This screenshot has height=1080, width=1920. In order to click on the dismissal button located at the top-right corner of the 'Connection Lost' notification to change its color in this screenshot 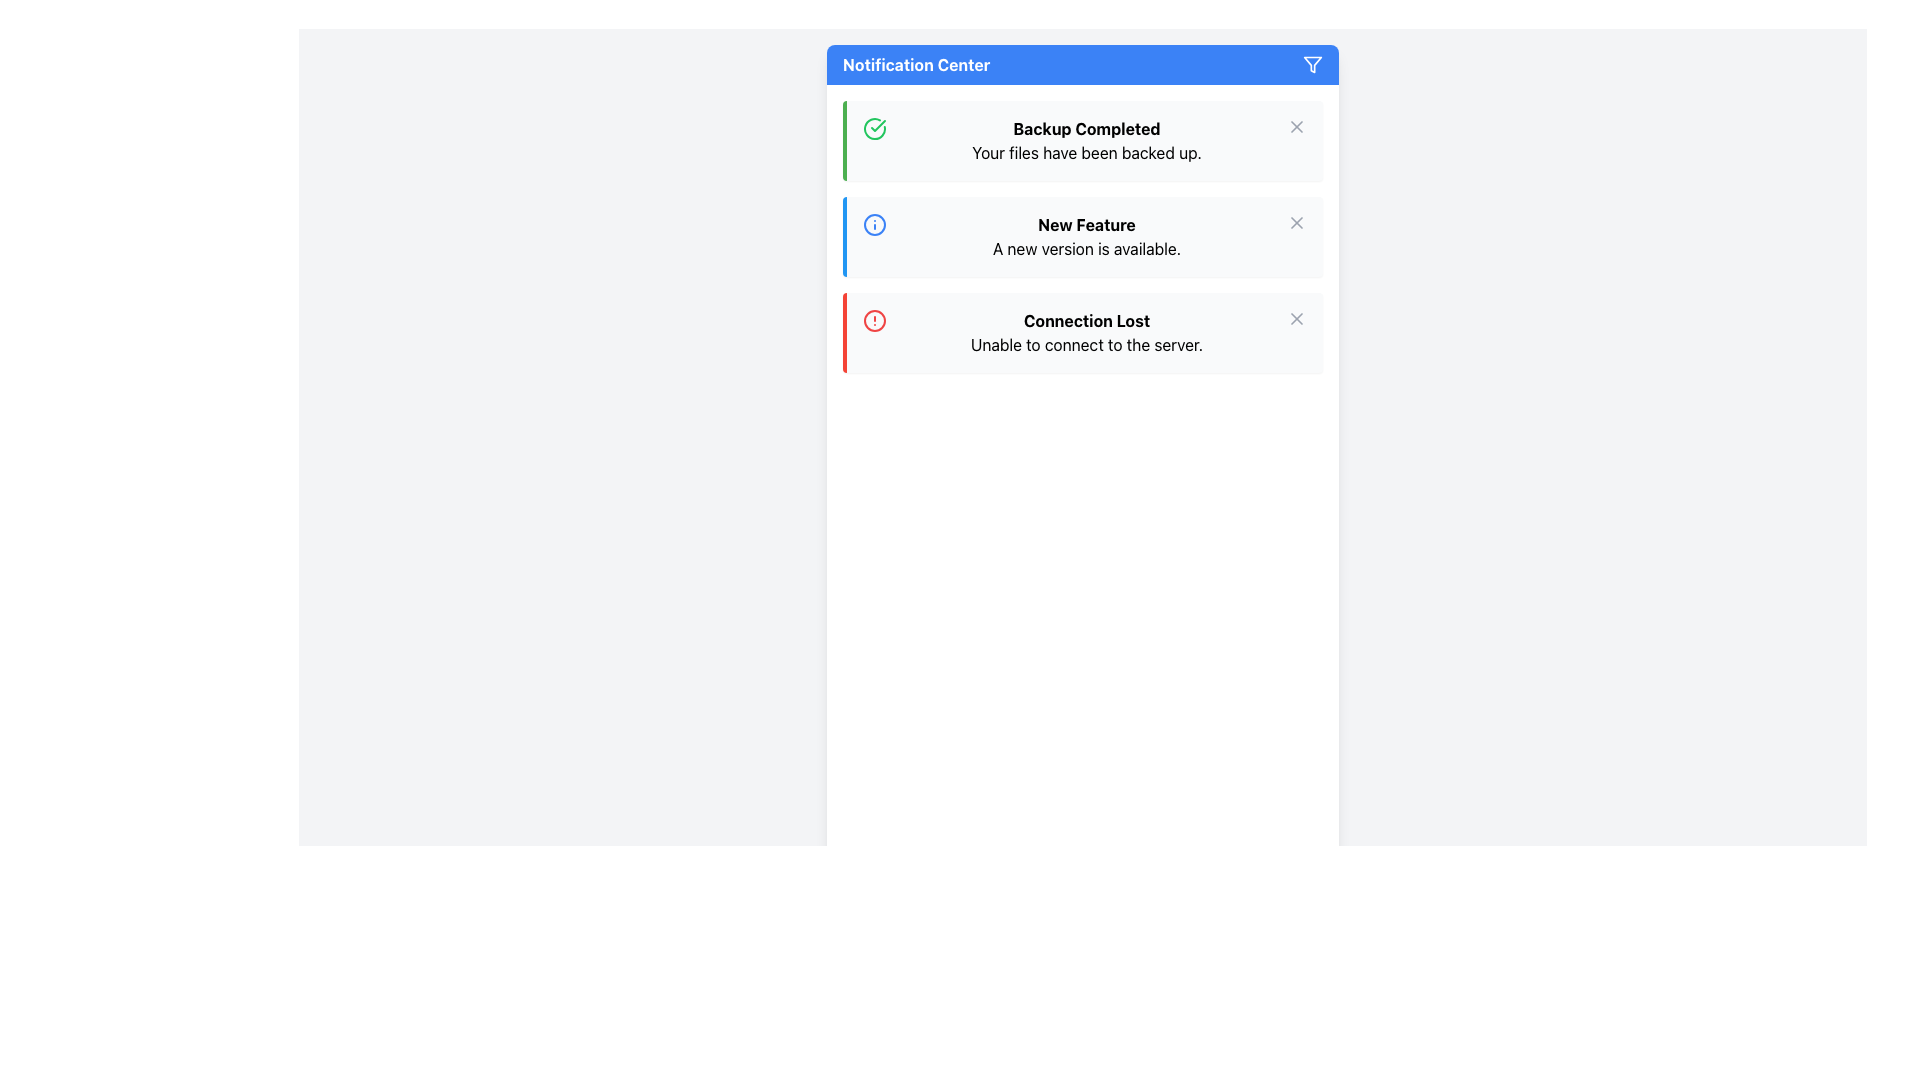, I will do `click(1296, 318)`.